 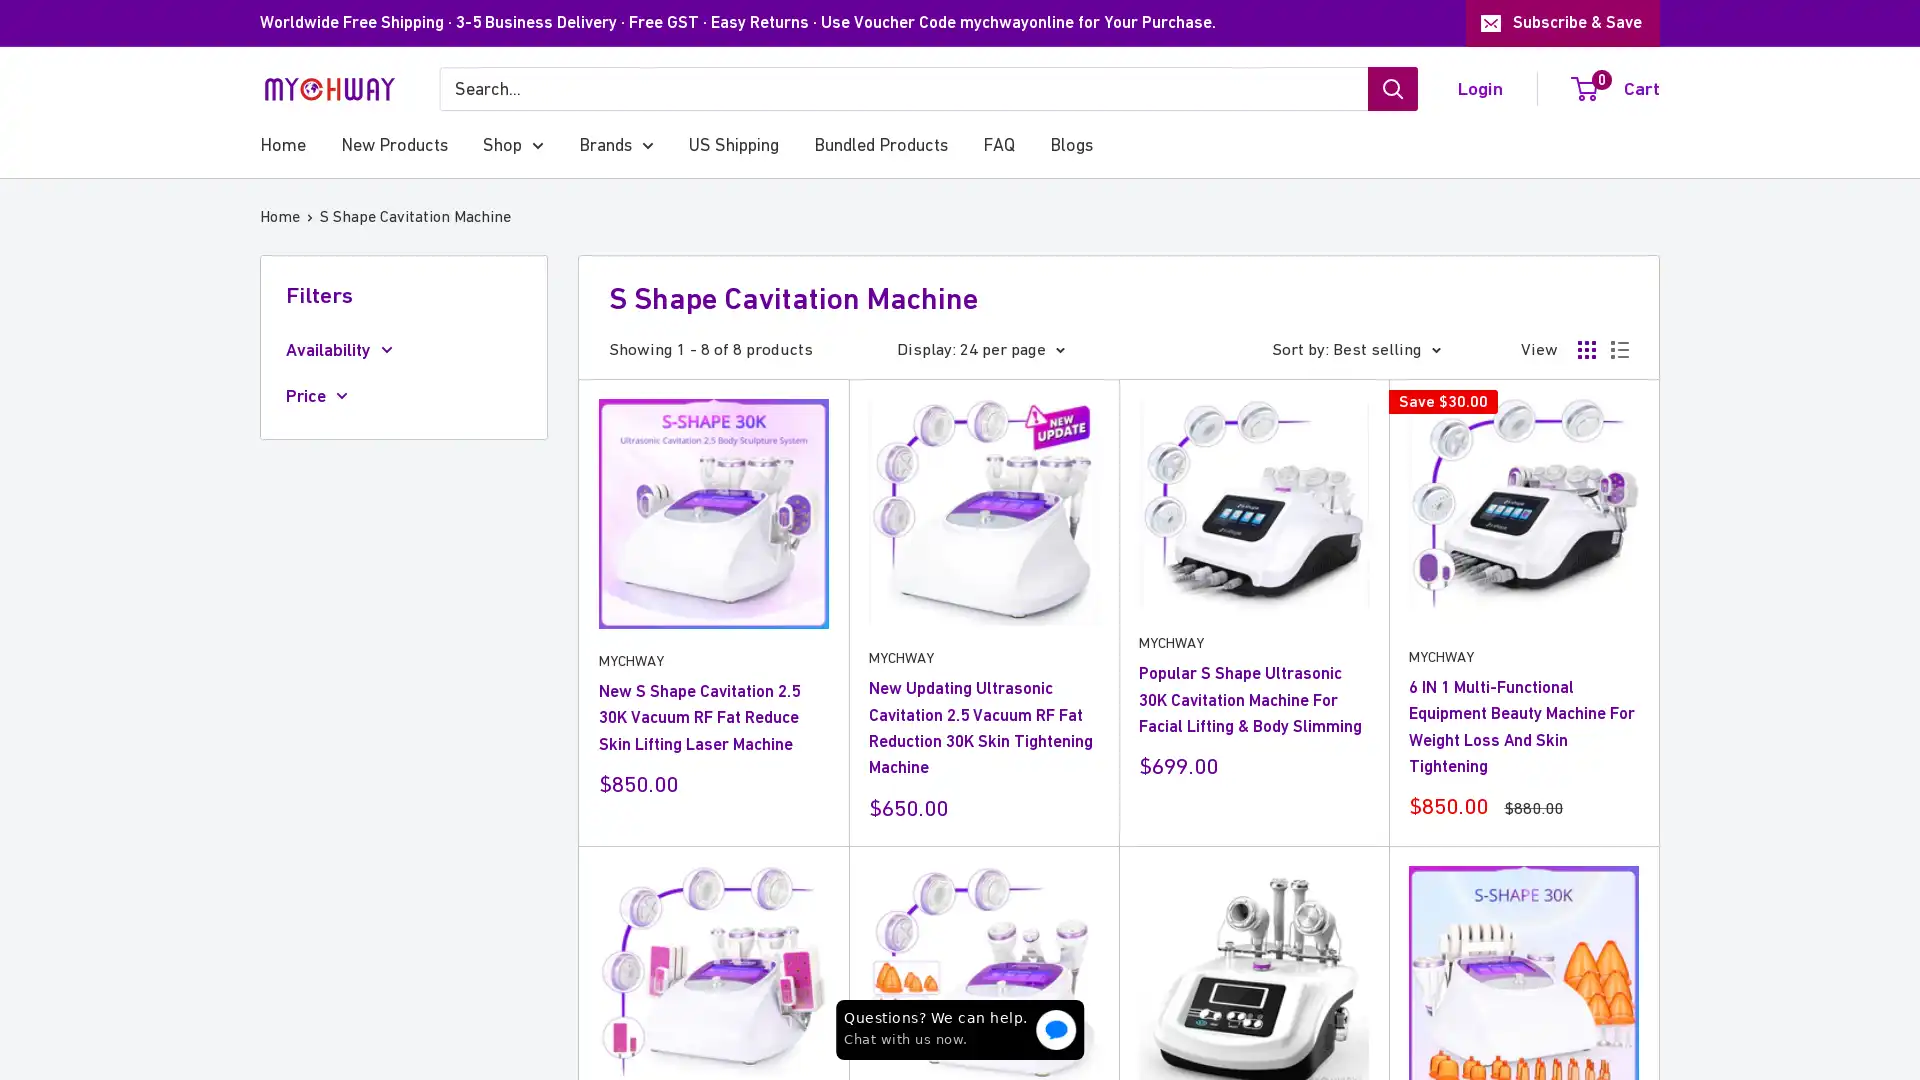 I want to click on Display products as grid, so click(x=1586, y=347).